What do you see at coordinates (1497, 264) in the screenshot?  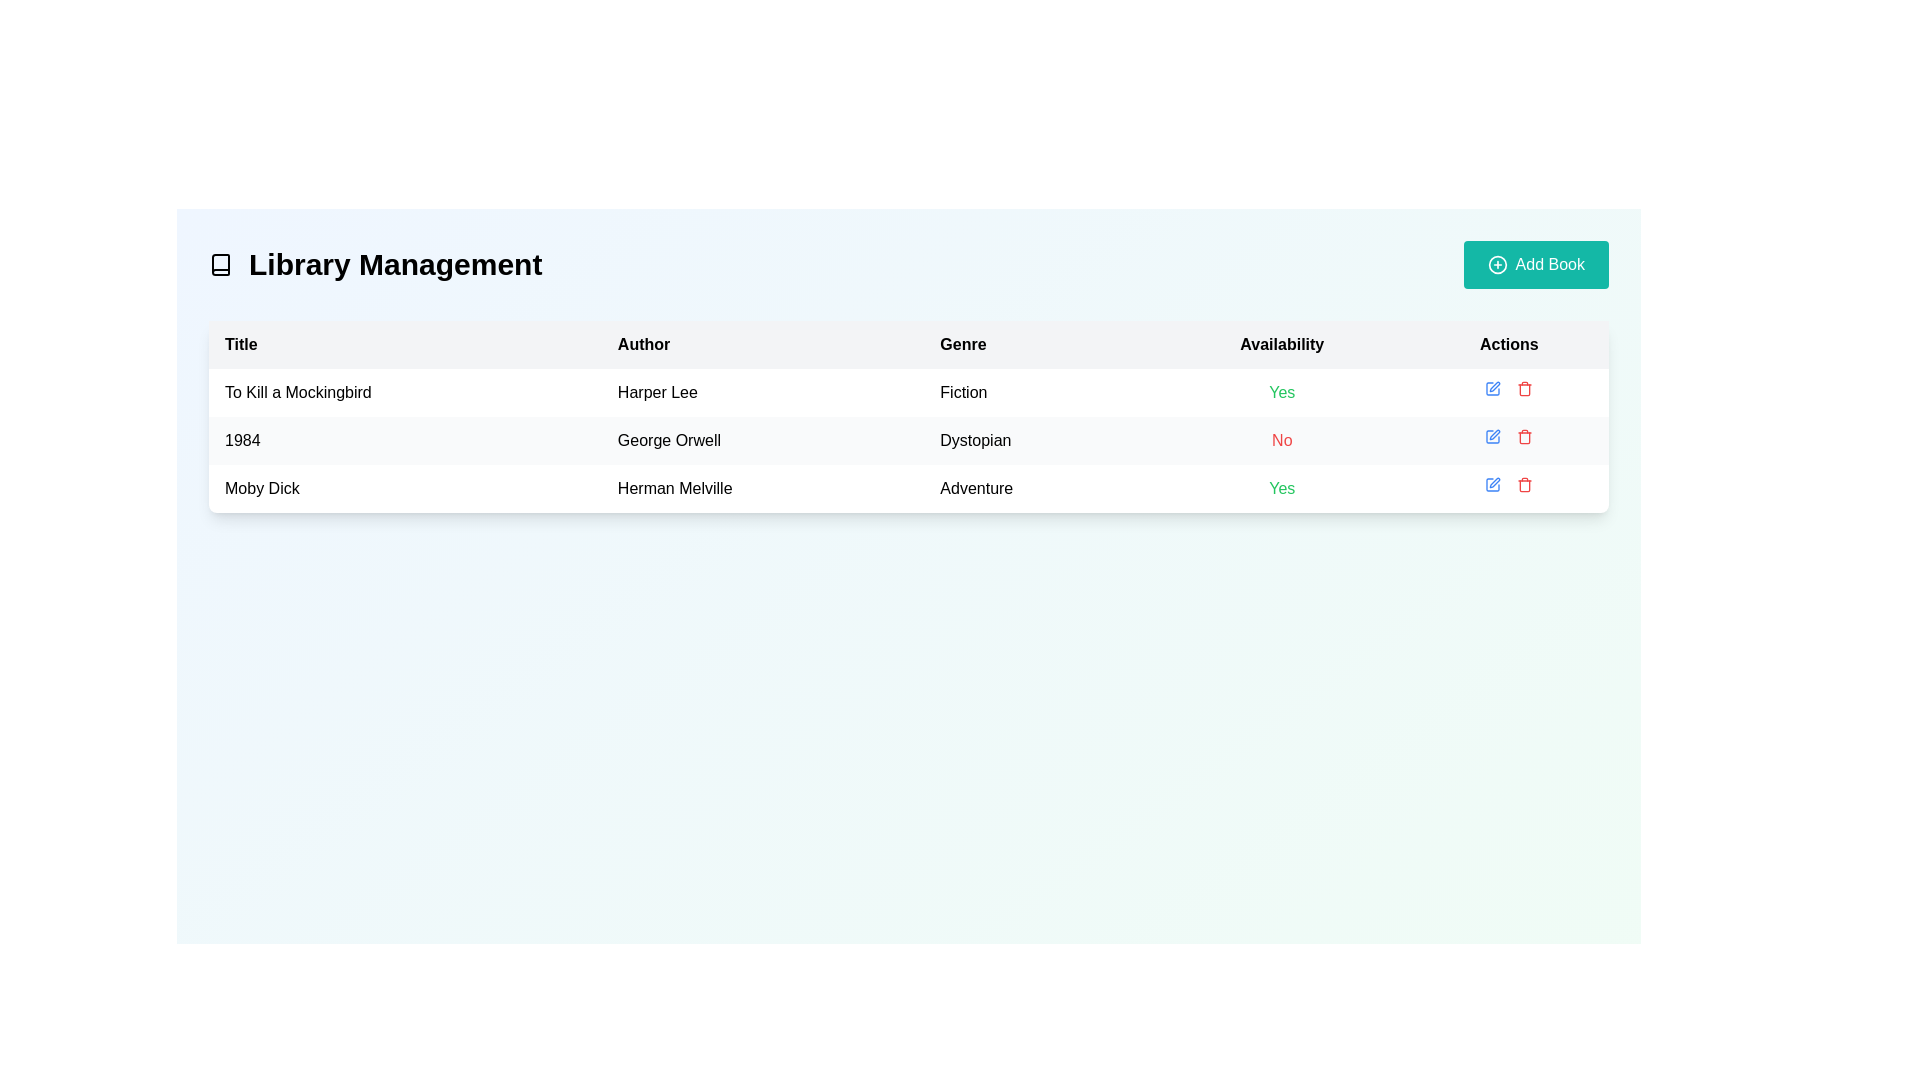 I see `the addition icon located to the left of the 'Add Book' text on the green button near the top-right region of the interface` at bounding box center [1497, 264].